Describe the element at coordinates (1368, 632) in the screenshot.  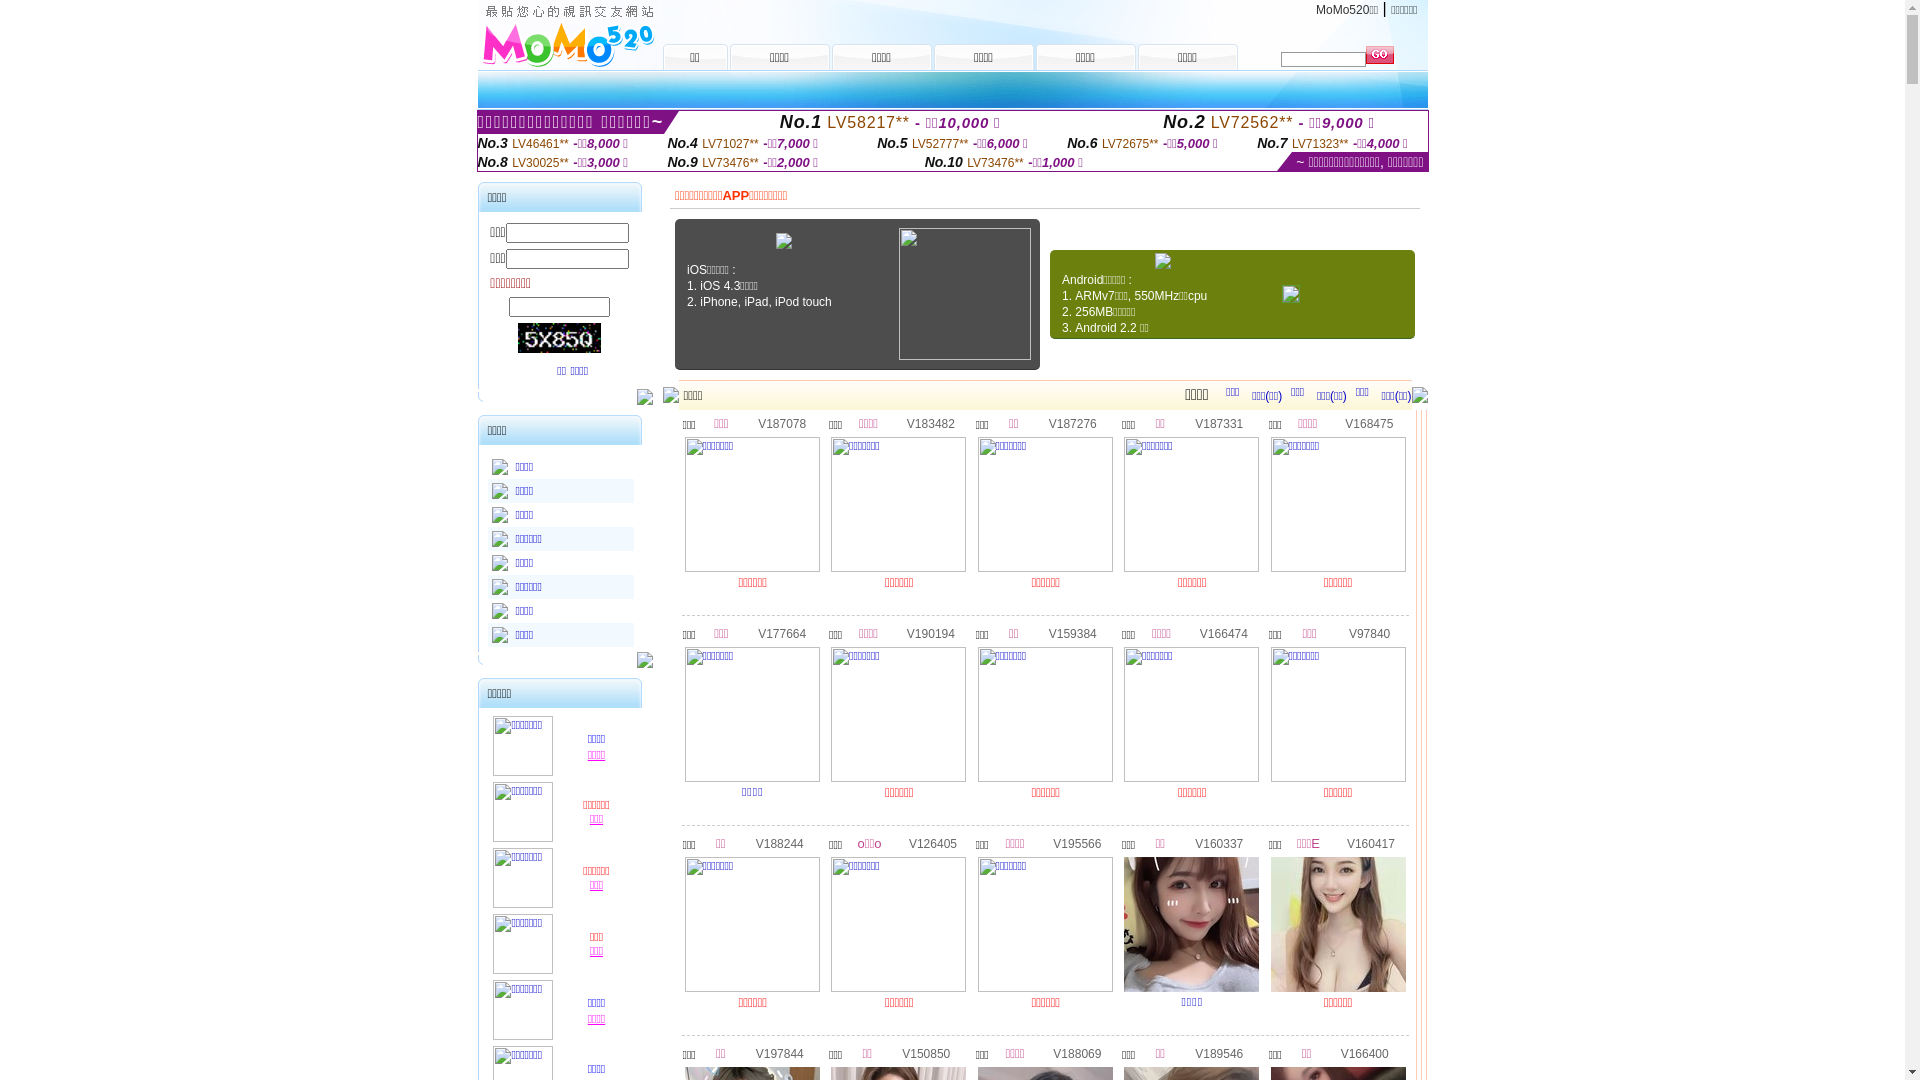
I see `'V97840'` at that location.